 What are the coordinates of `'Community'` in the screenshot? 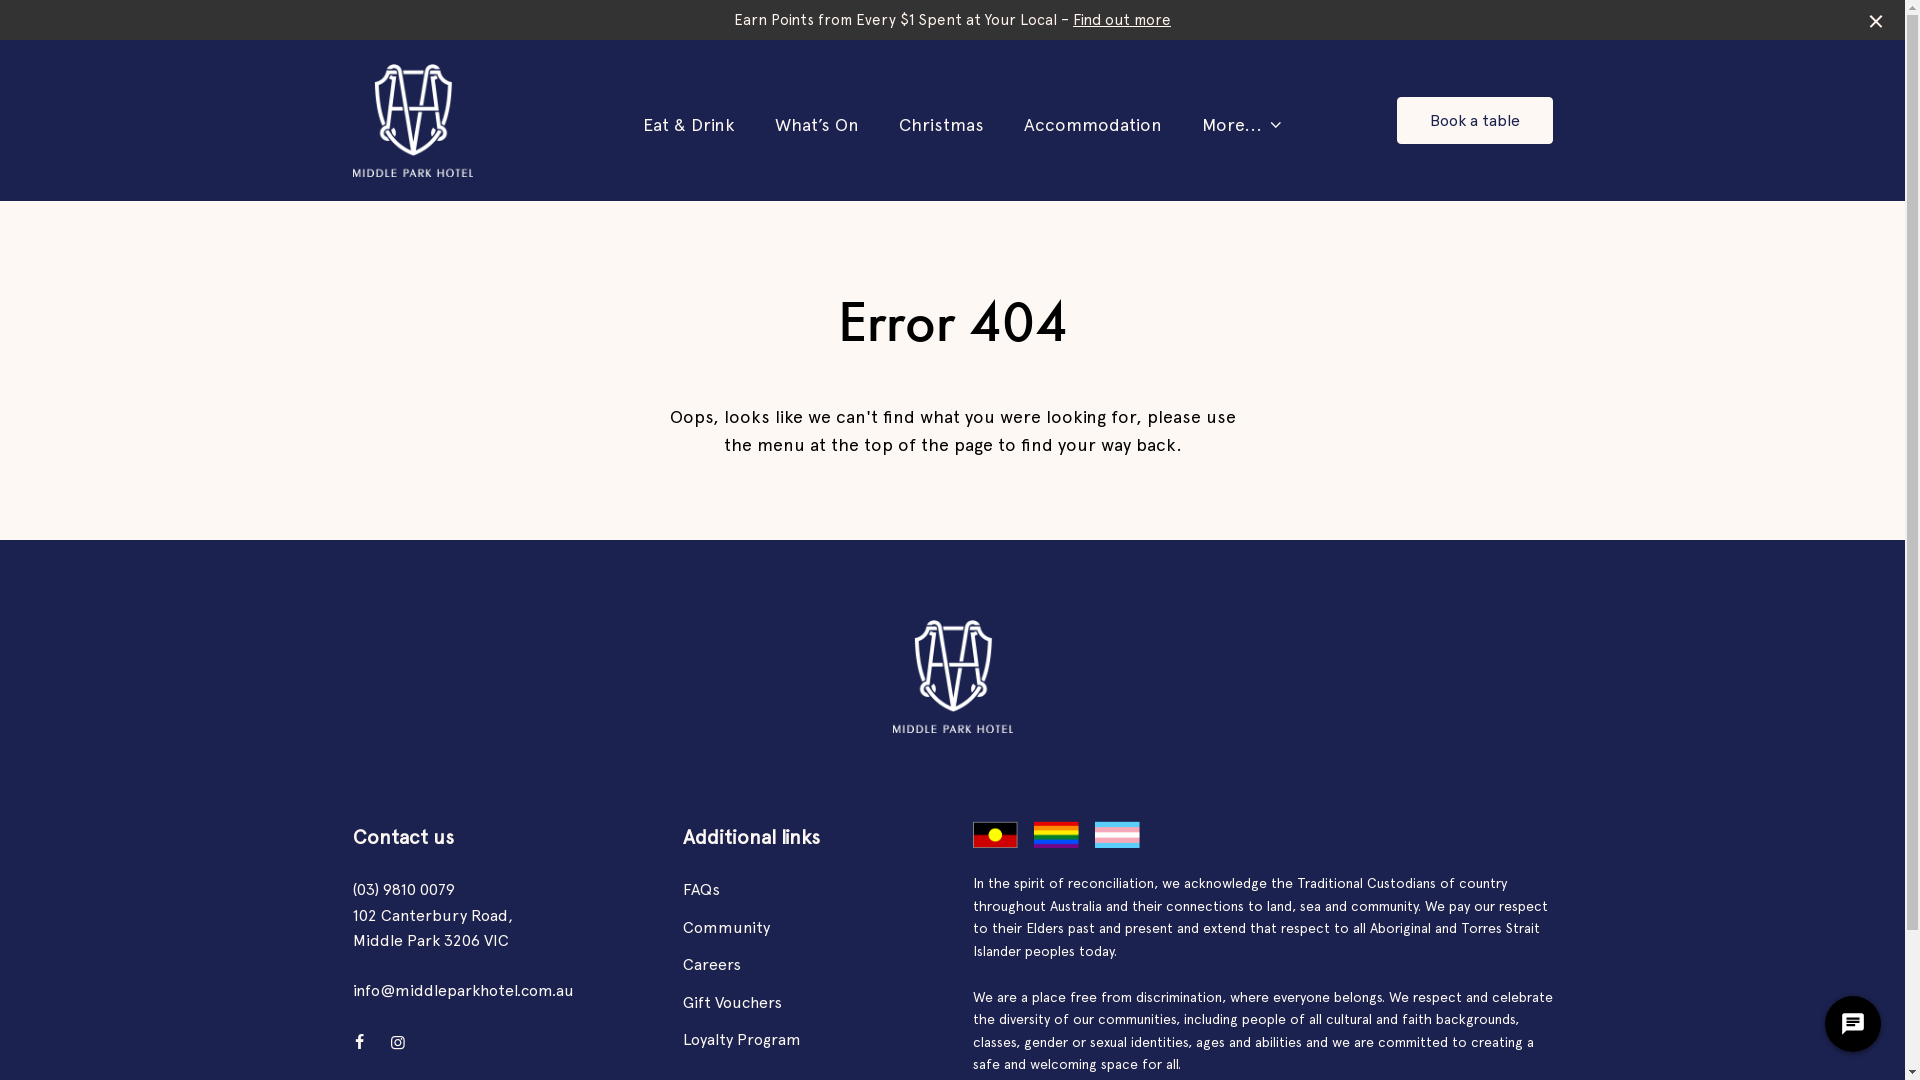 It's located at (724, 927).